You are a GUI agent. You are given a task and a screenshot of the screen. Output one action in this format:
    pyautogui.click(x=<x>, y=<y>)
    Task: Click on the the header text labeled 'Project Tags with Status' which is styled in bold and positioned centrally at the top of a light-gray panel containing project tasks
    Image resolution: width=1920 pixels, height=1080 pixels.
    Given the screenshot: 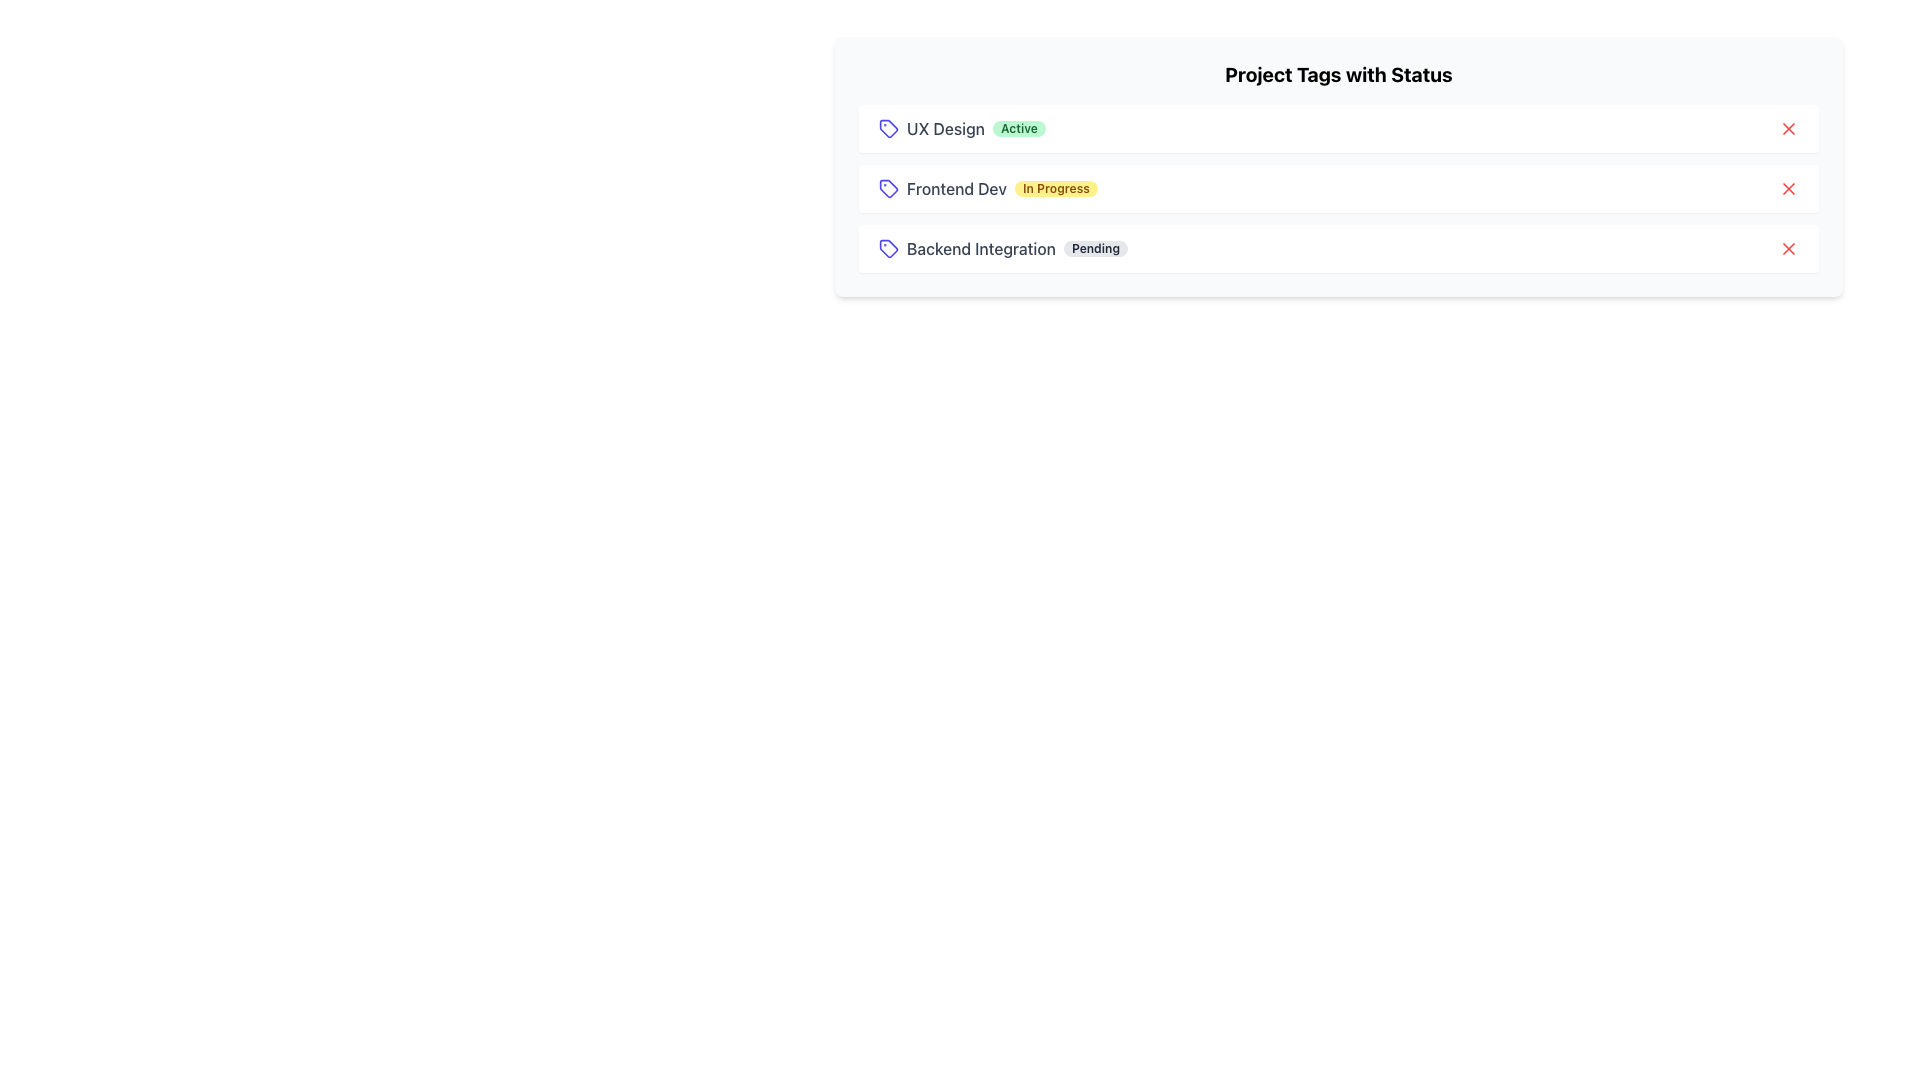 What is the action you would take?
    pyautogui.click(x=1339, y=73)
    